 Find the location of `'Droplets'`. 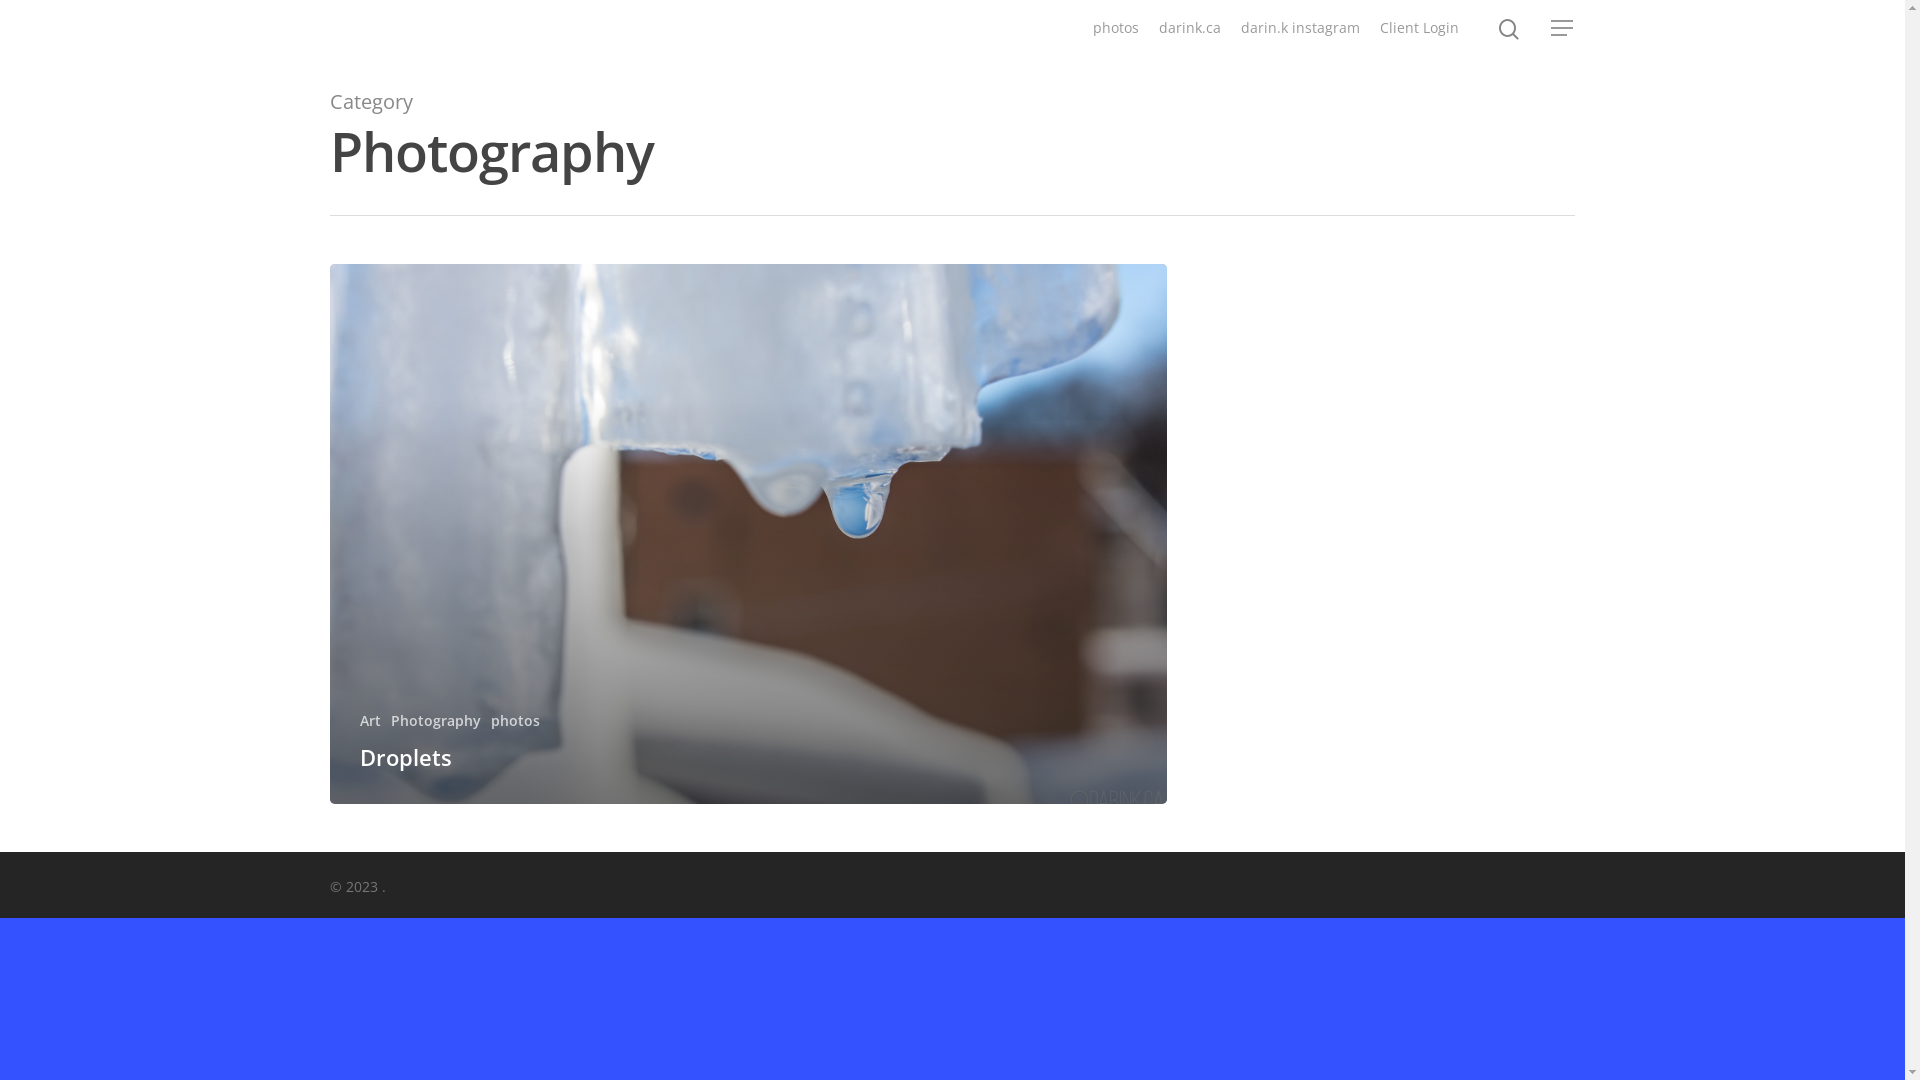

'Droplets' is located at coordinates (405, 756).